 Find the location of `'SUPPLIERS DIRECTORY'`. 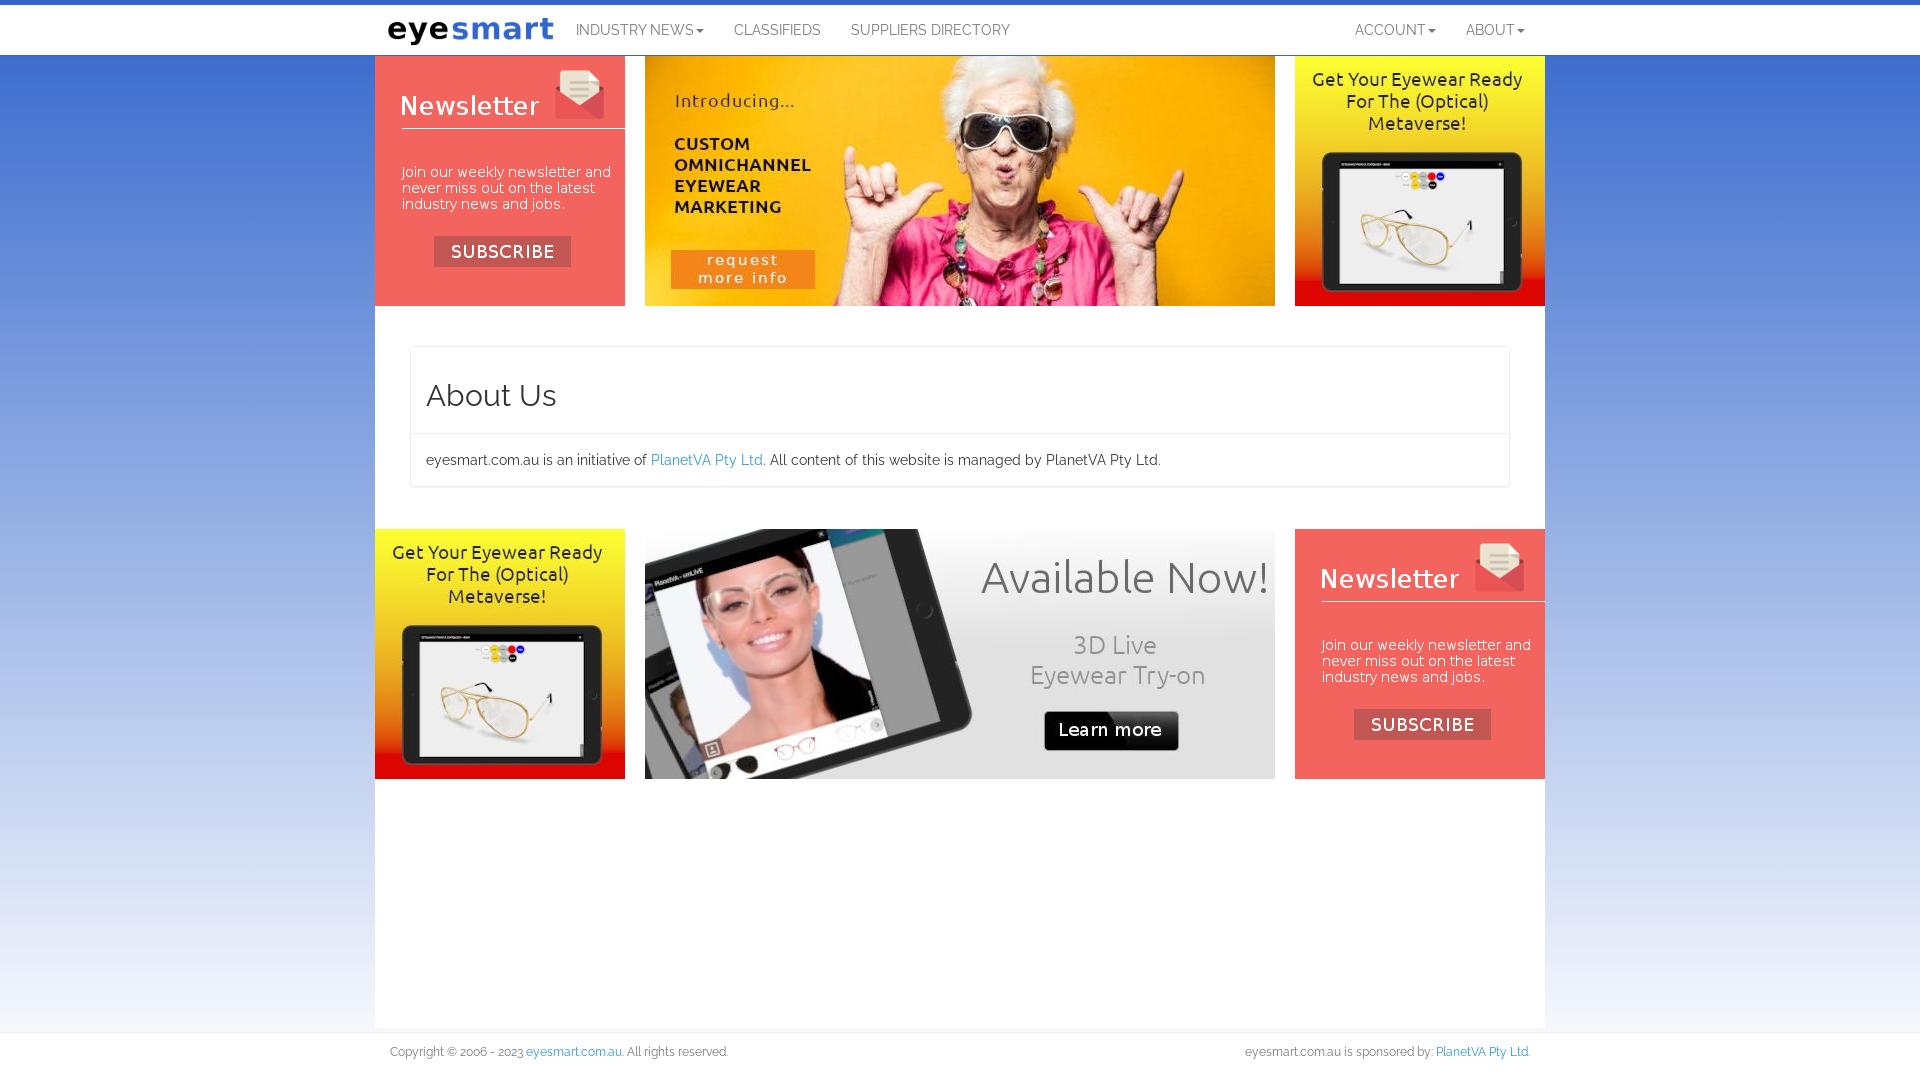

'SUPPLIERS DIRECTORY' is located at coordinates (929, 30).